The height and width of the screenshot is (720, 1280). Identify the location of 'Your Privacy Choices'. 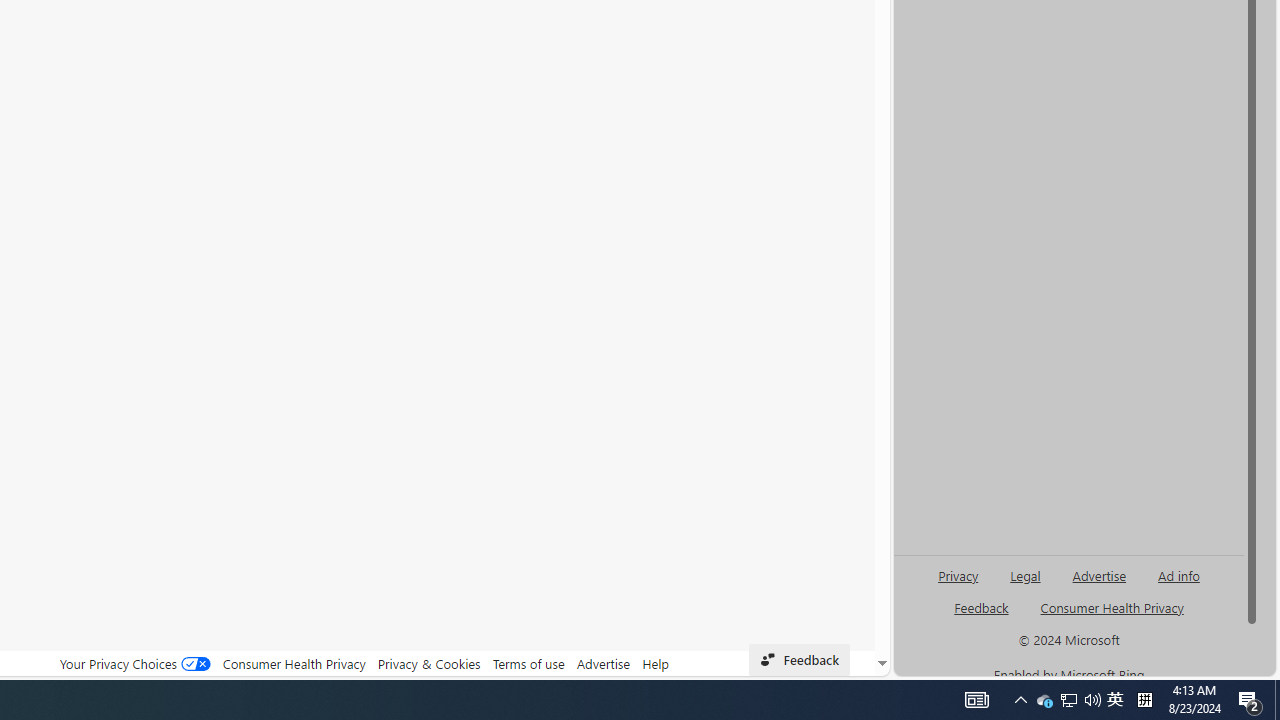
(134, 663).